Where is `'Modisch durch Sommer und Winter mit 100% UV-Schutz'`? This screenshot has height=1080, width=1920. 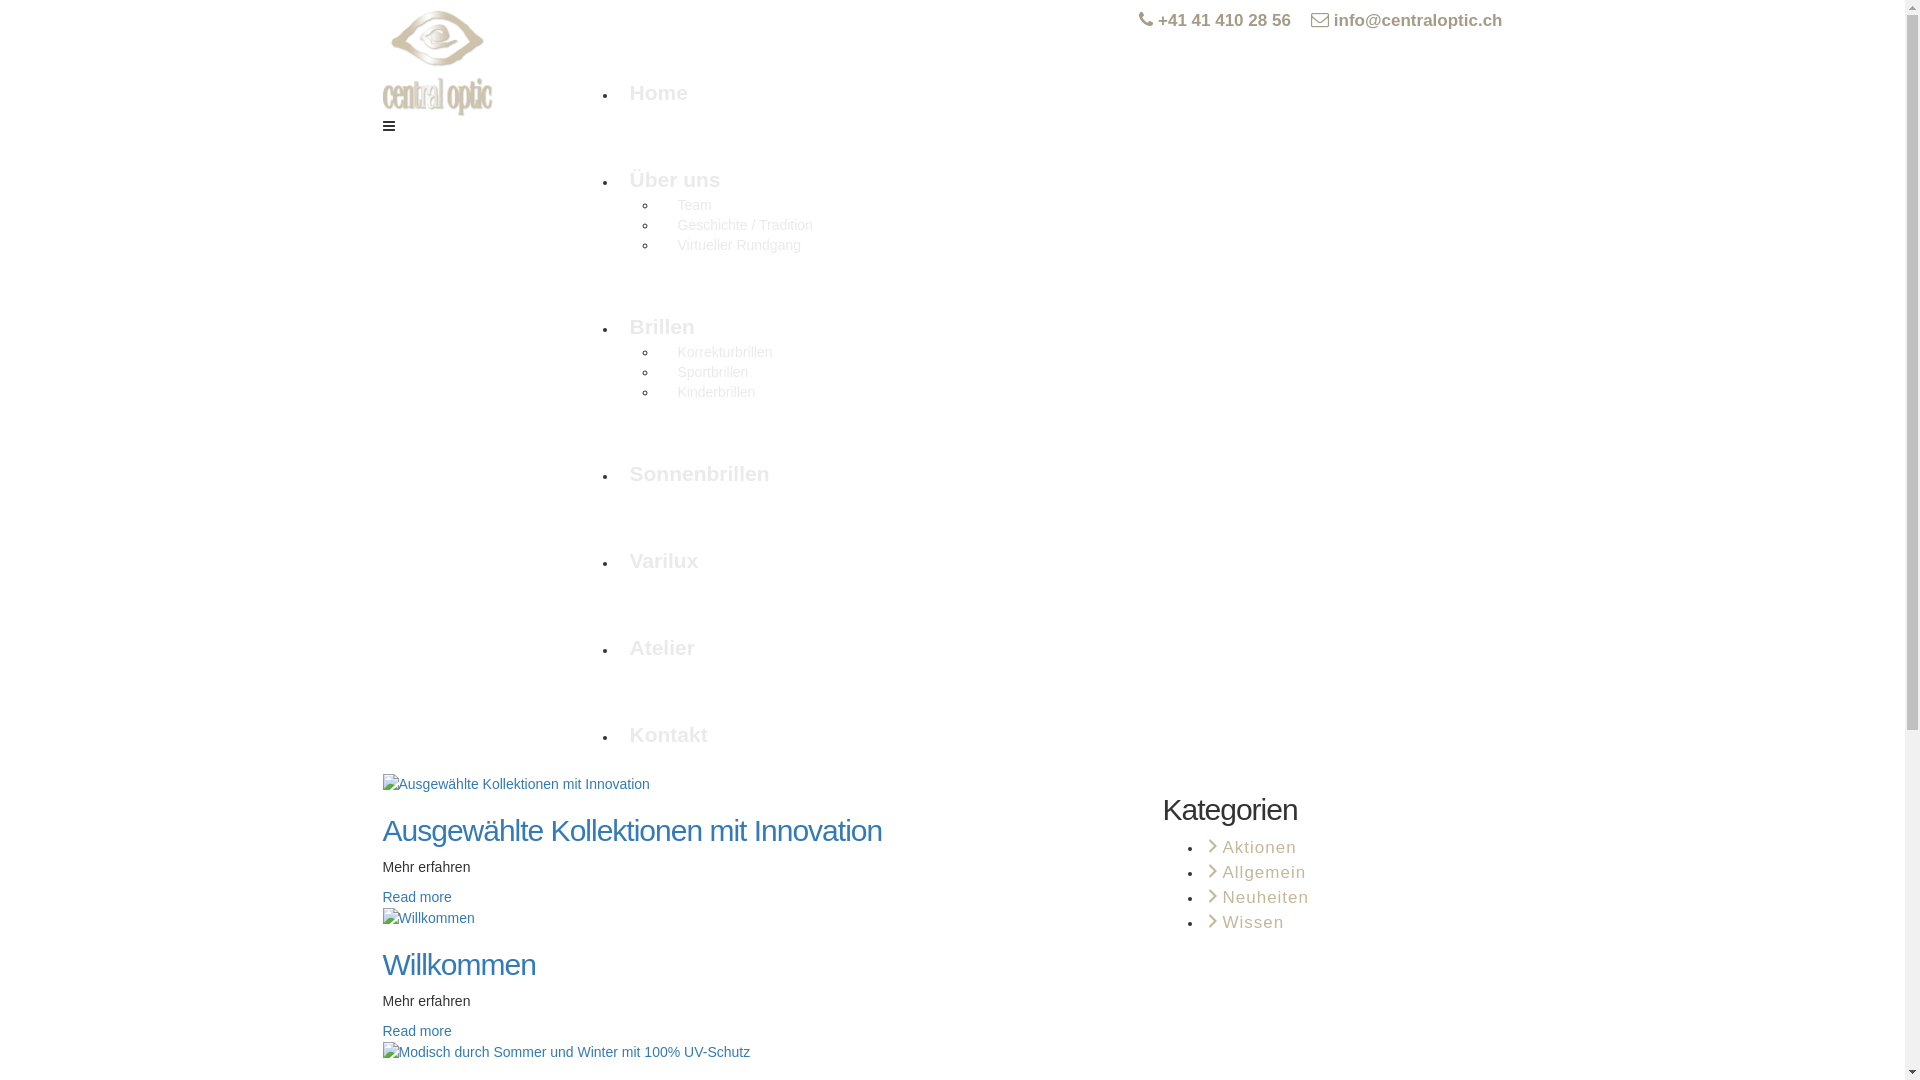
'Modisch durch Sommer und Winter mit 100% UV-Schutz' is located at coordinates (565, 1049).